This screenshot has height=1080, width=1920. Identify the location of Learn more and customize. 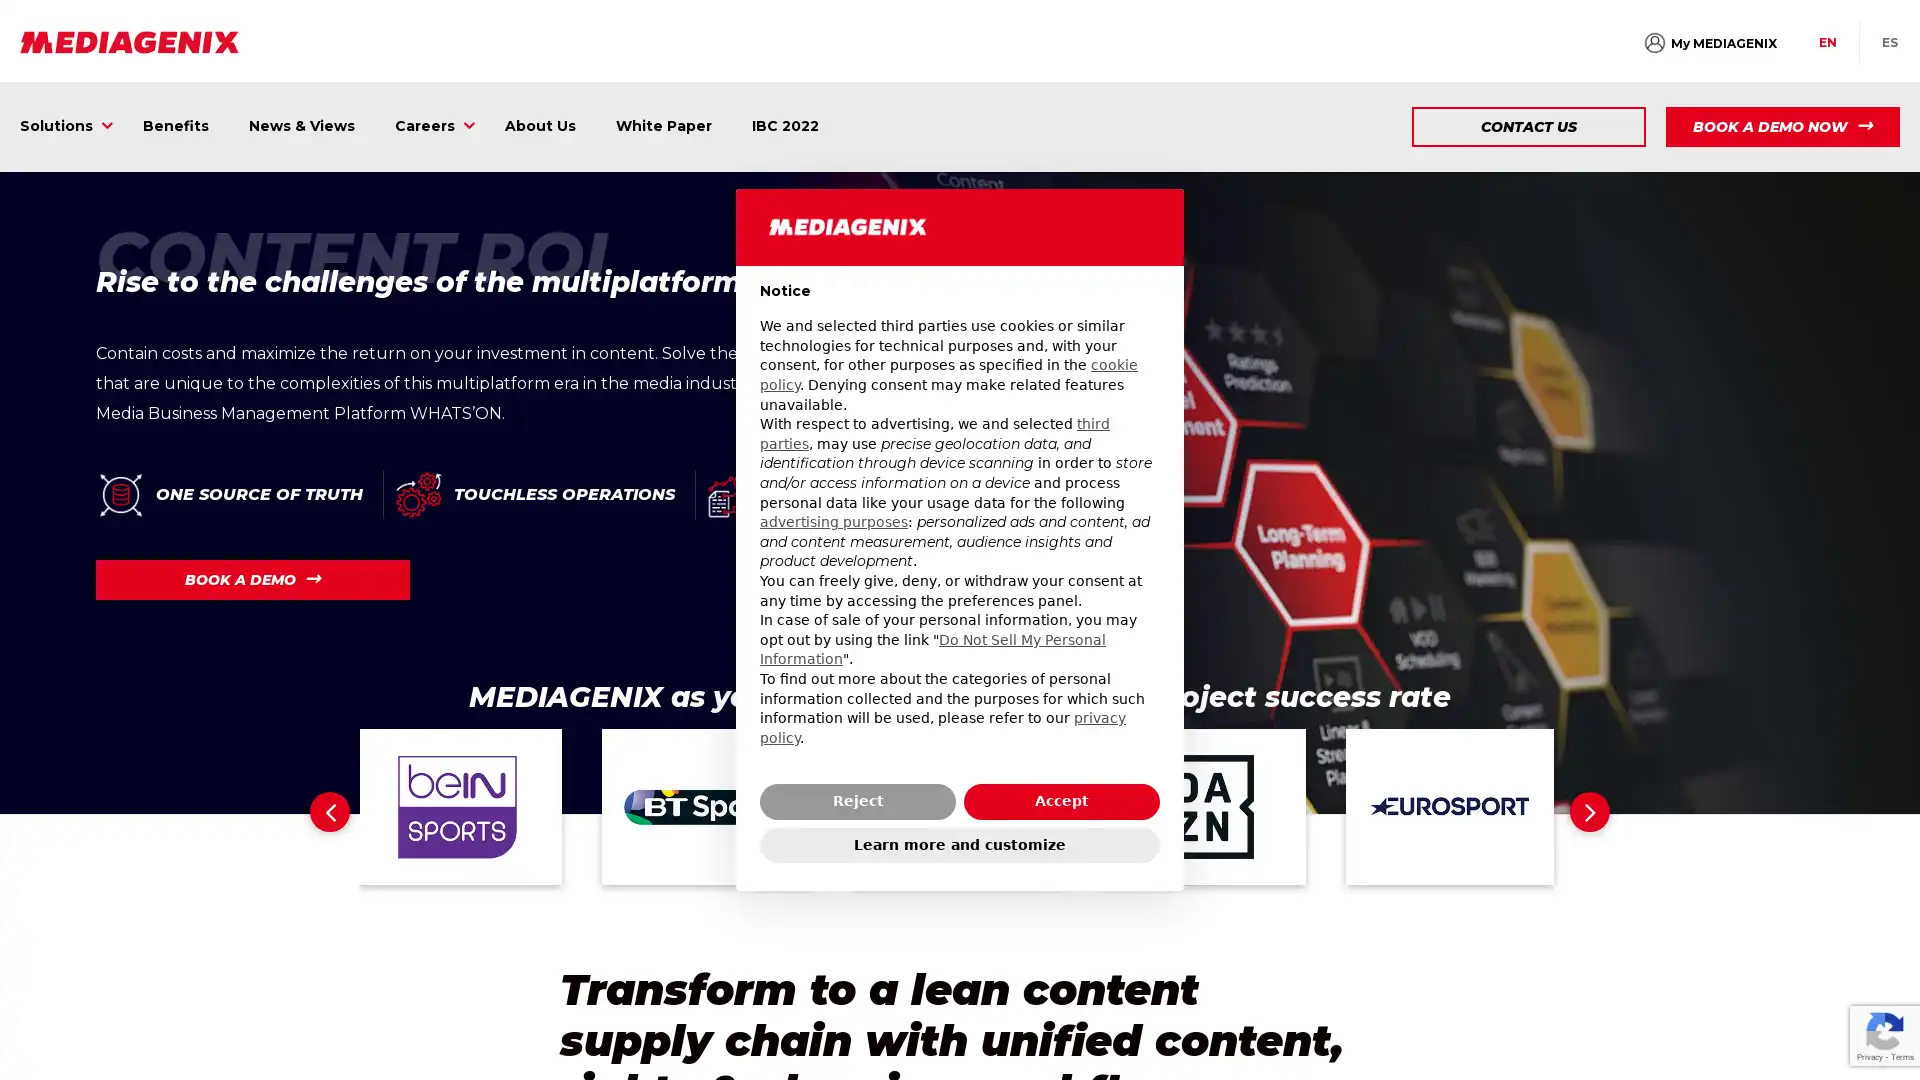
(960, 844).